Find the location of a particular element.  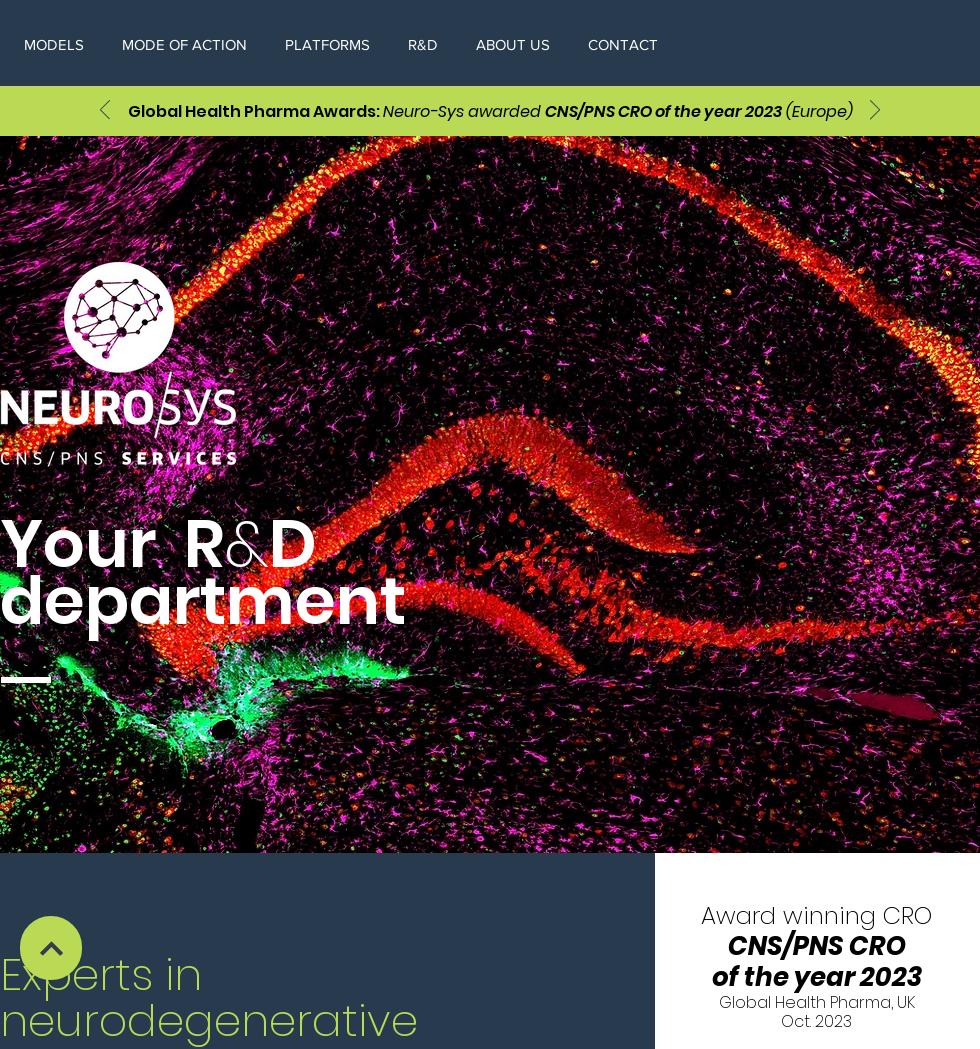

'Experts in' is located at coordinates (101, 973).